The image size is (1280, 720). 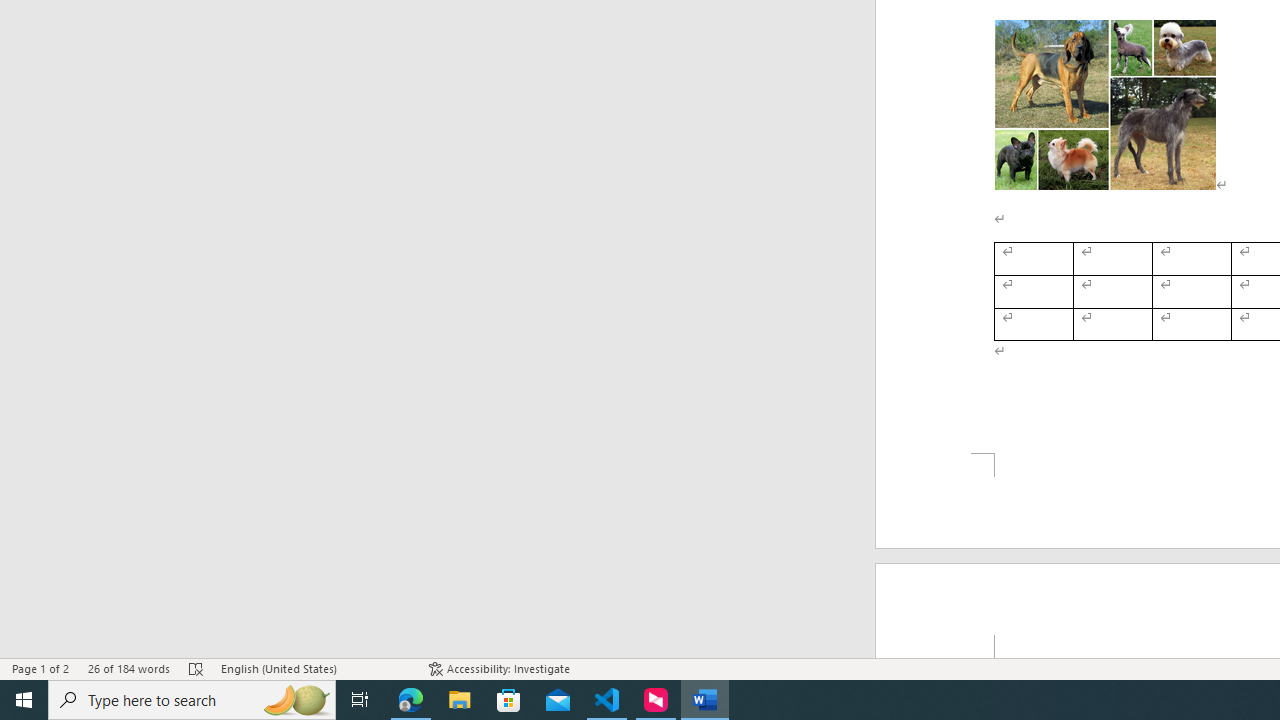 I want to click on 'Language English (United States)', so click(x=314, y=669).